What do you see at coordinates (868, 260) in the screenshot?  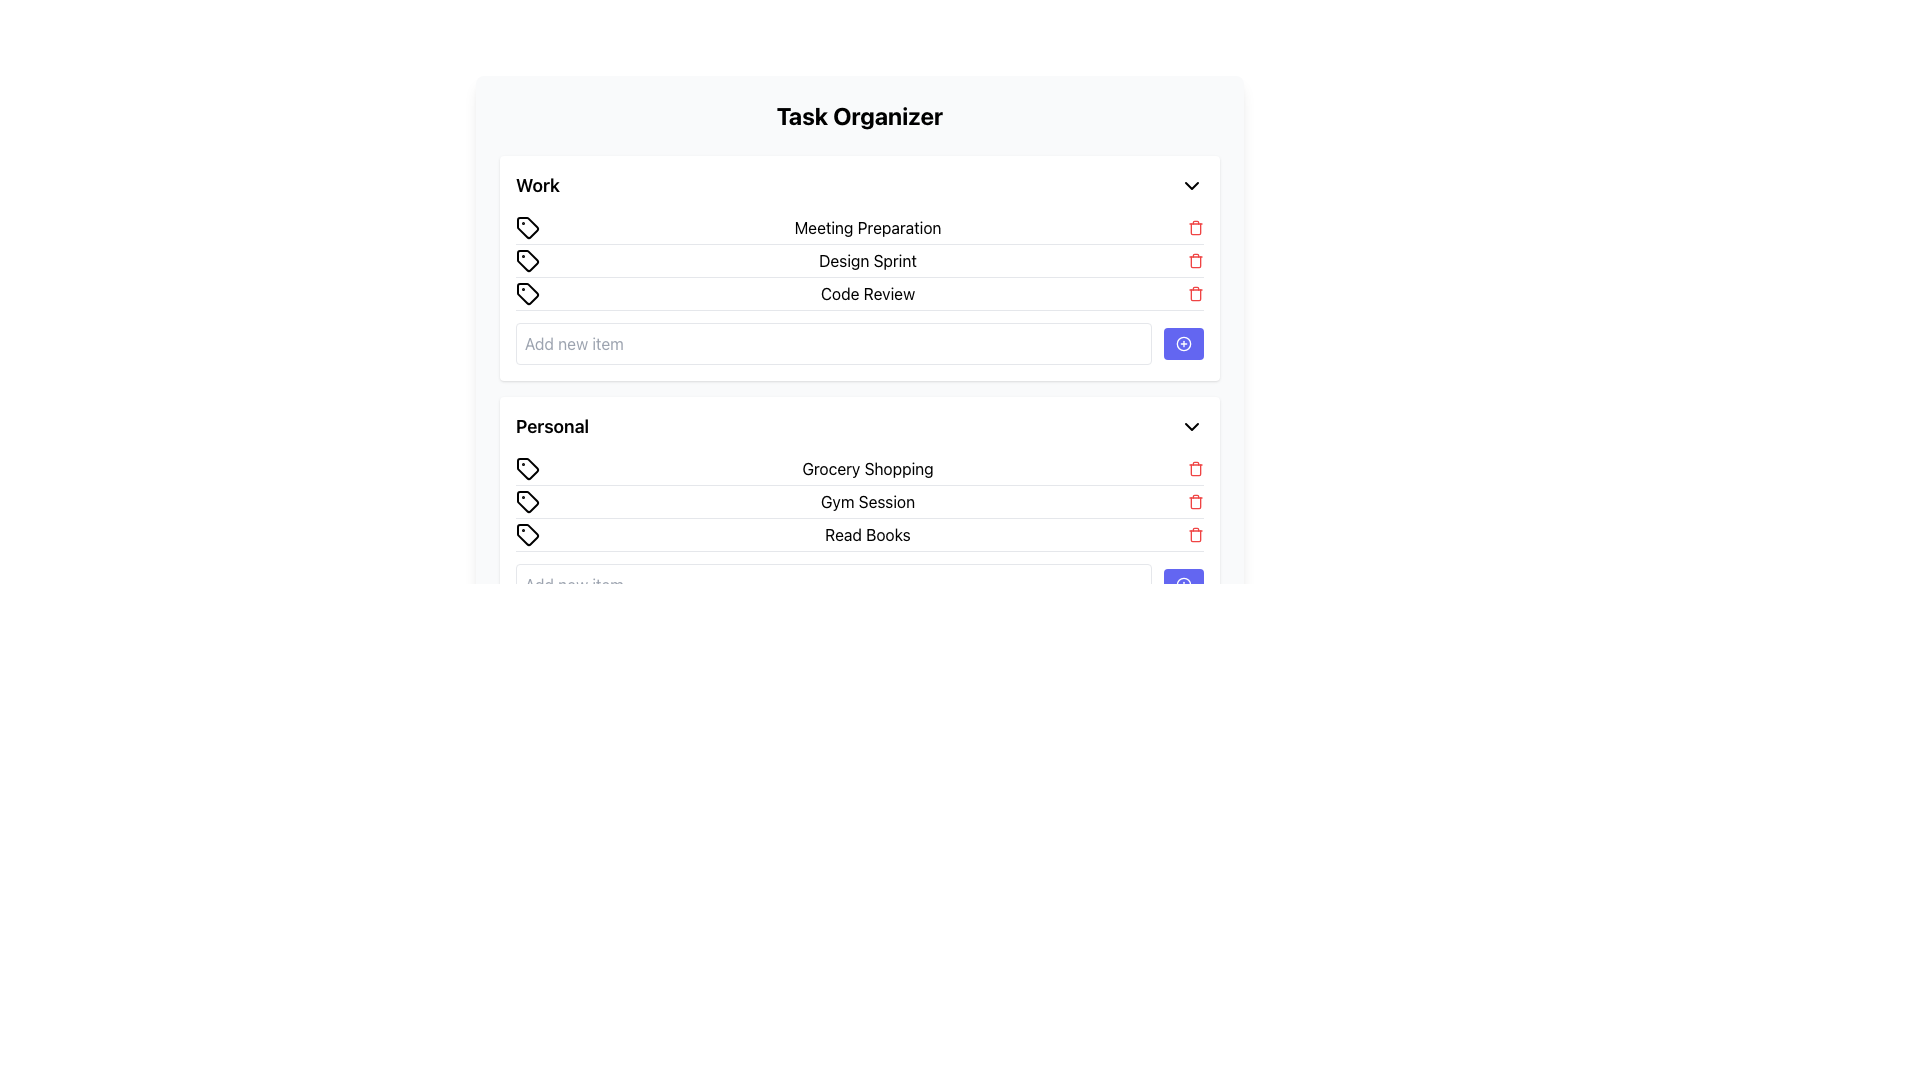 I see `the text label displaying 'Design Sprint', which is the second item in the 'Work' section, positioned between 'Meeting Preparation' and 'Code Review'` at bounding box center [868, 260].